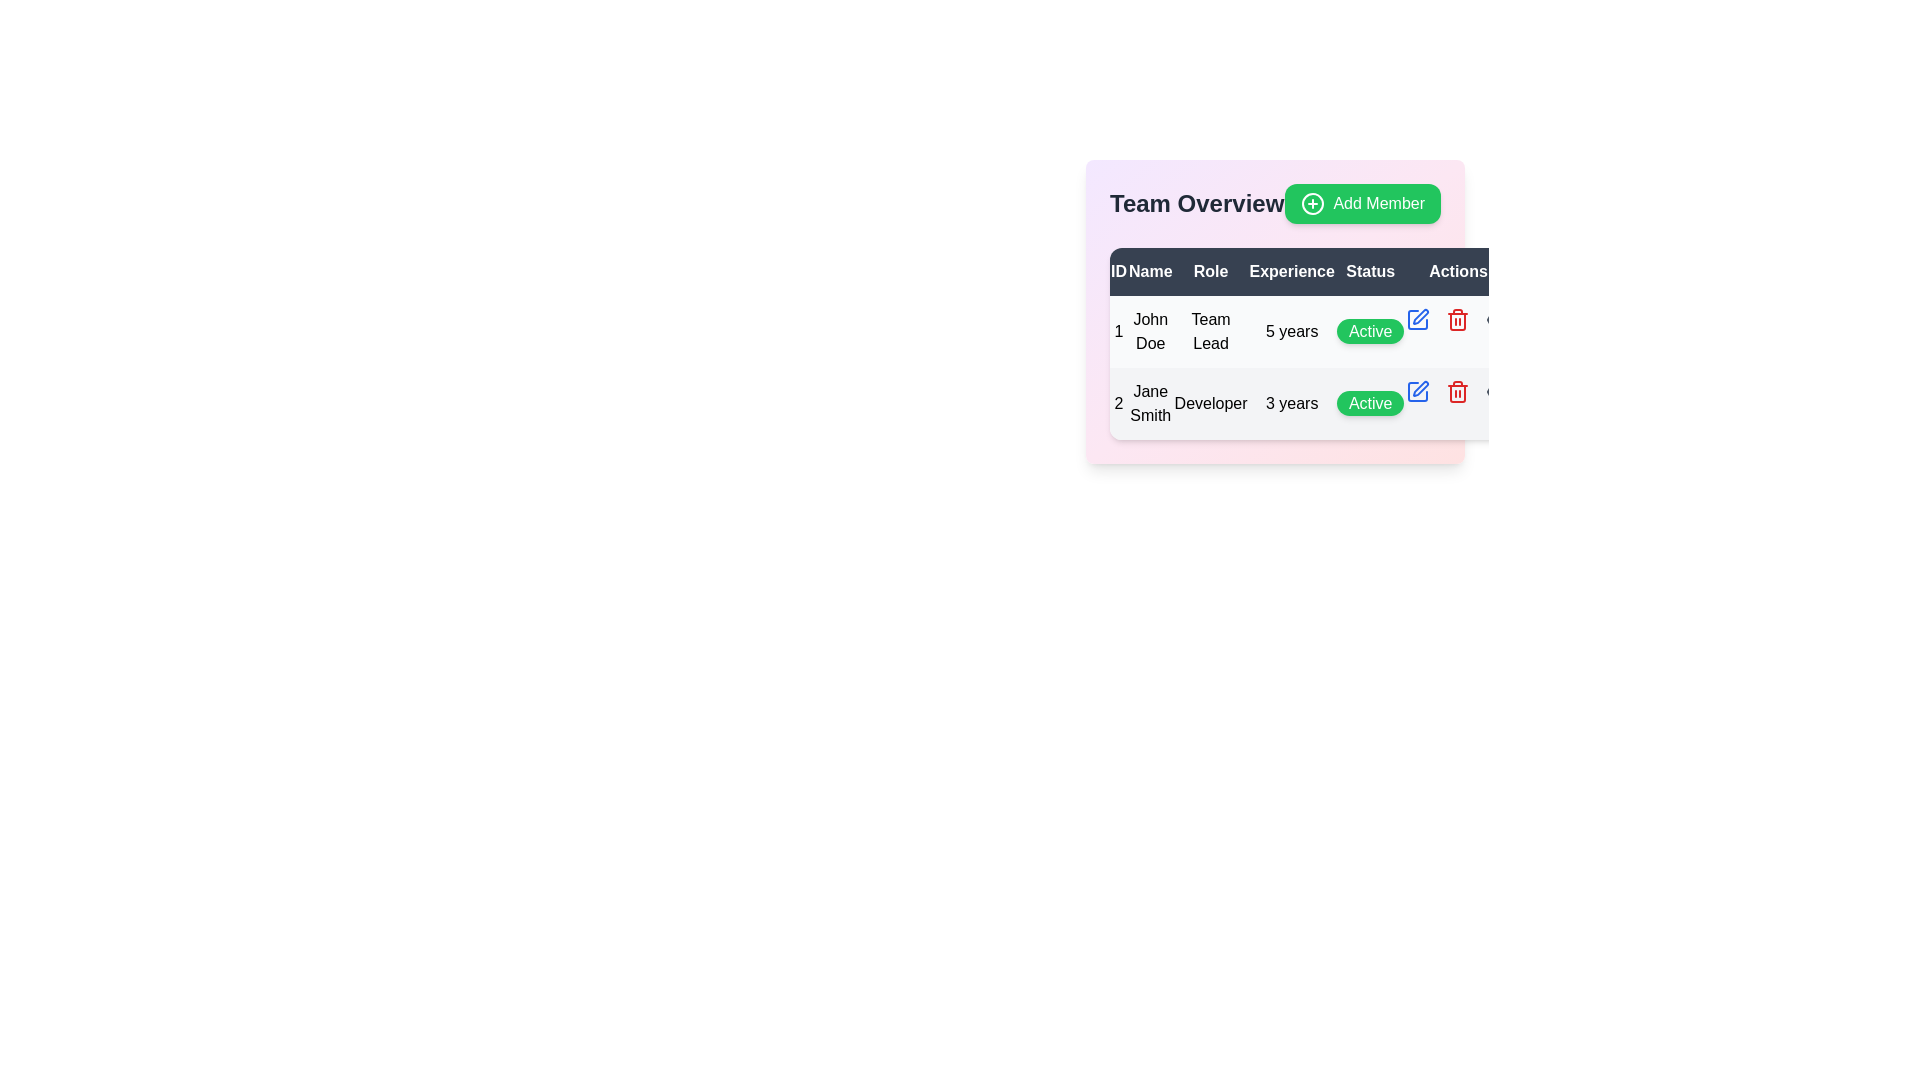 Image resolution: width=1920 pixels, height=1080 pixels. What do you see at coordinates (1292, 272) in the screenshot?
I see `the 'Experience' table header element, which has a dark background and white text, located in the fourth column of the table header row` at bounding box center [1292, 272].